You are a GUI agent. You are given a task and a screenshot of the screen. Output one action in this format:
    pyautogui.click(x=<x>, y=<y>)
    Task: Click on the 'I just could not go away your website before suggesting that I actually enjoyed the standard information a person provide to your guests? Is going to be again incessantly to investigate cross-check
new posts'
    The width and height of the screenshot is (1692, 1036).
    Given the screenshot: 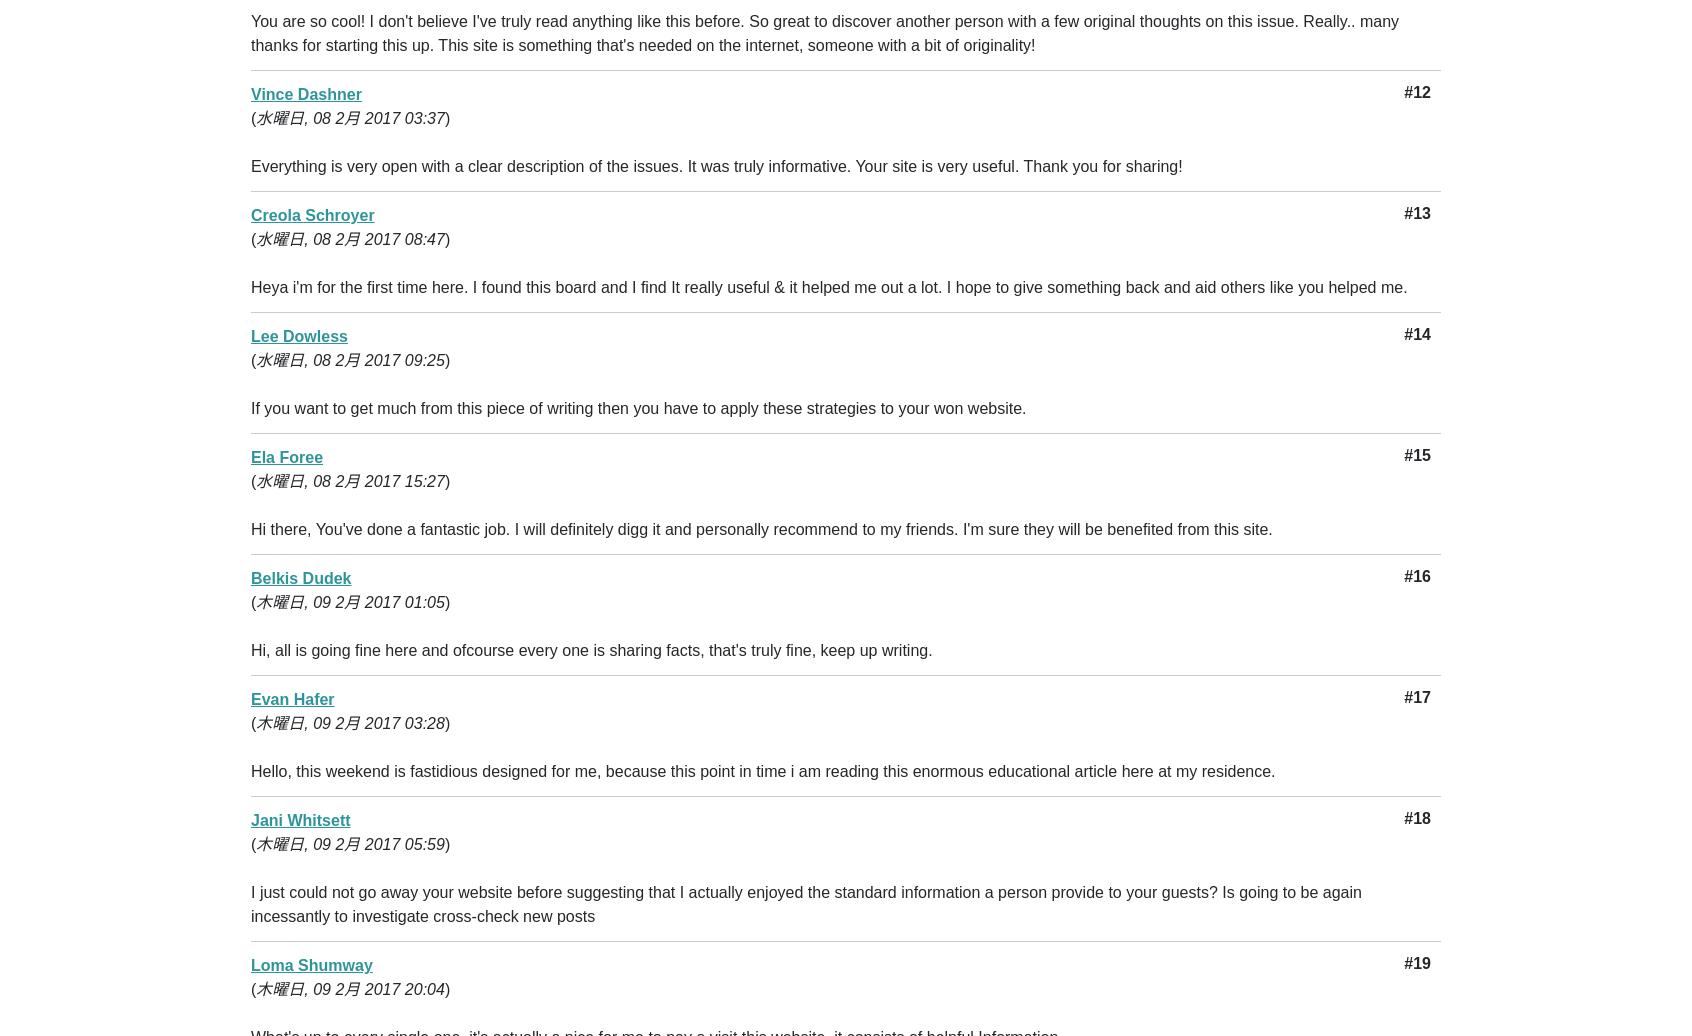 What is the action you would take?
    pyautogui.click(x=806, y=904)
    